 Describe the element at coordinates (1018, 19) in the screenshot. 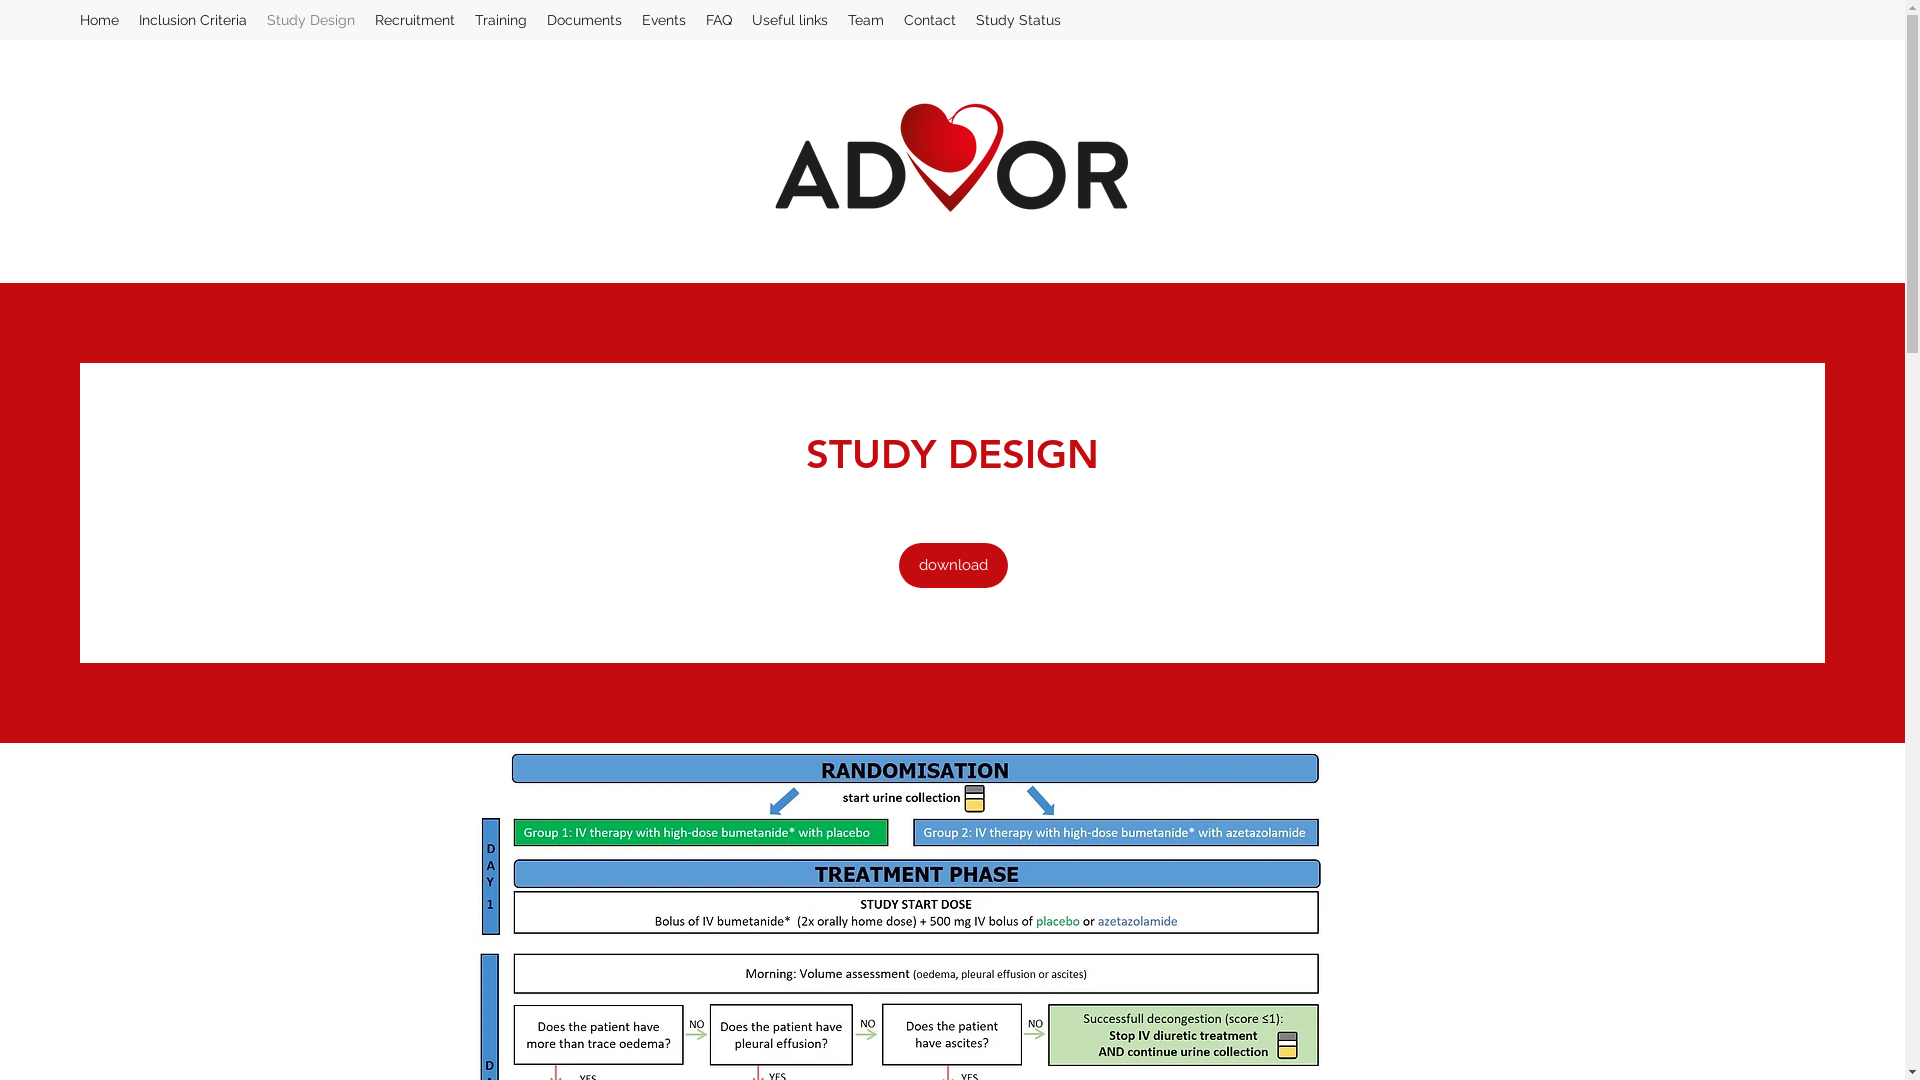

I see `'Study Status'` at that location.